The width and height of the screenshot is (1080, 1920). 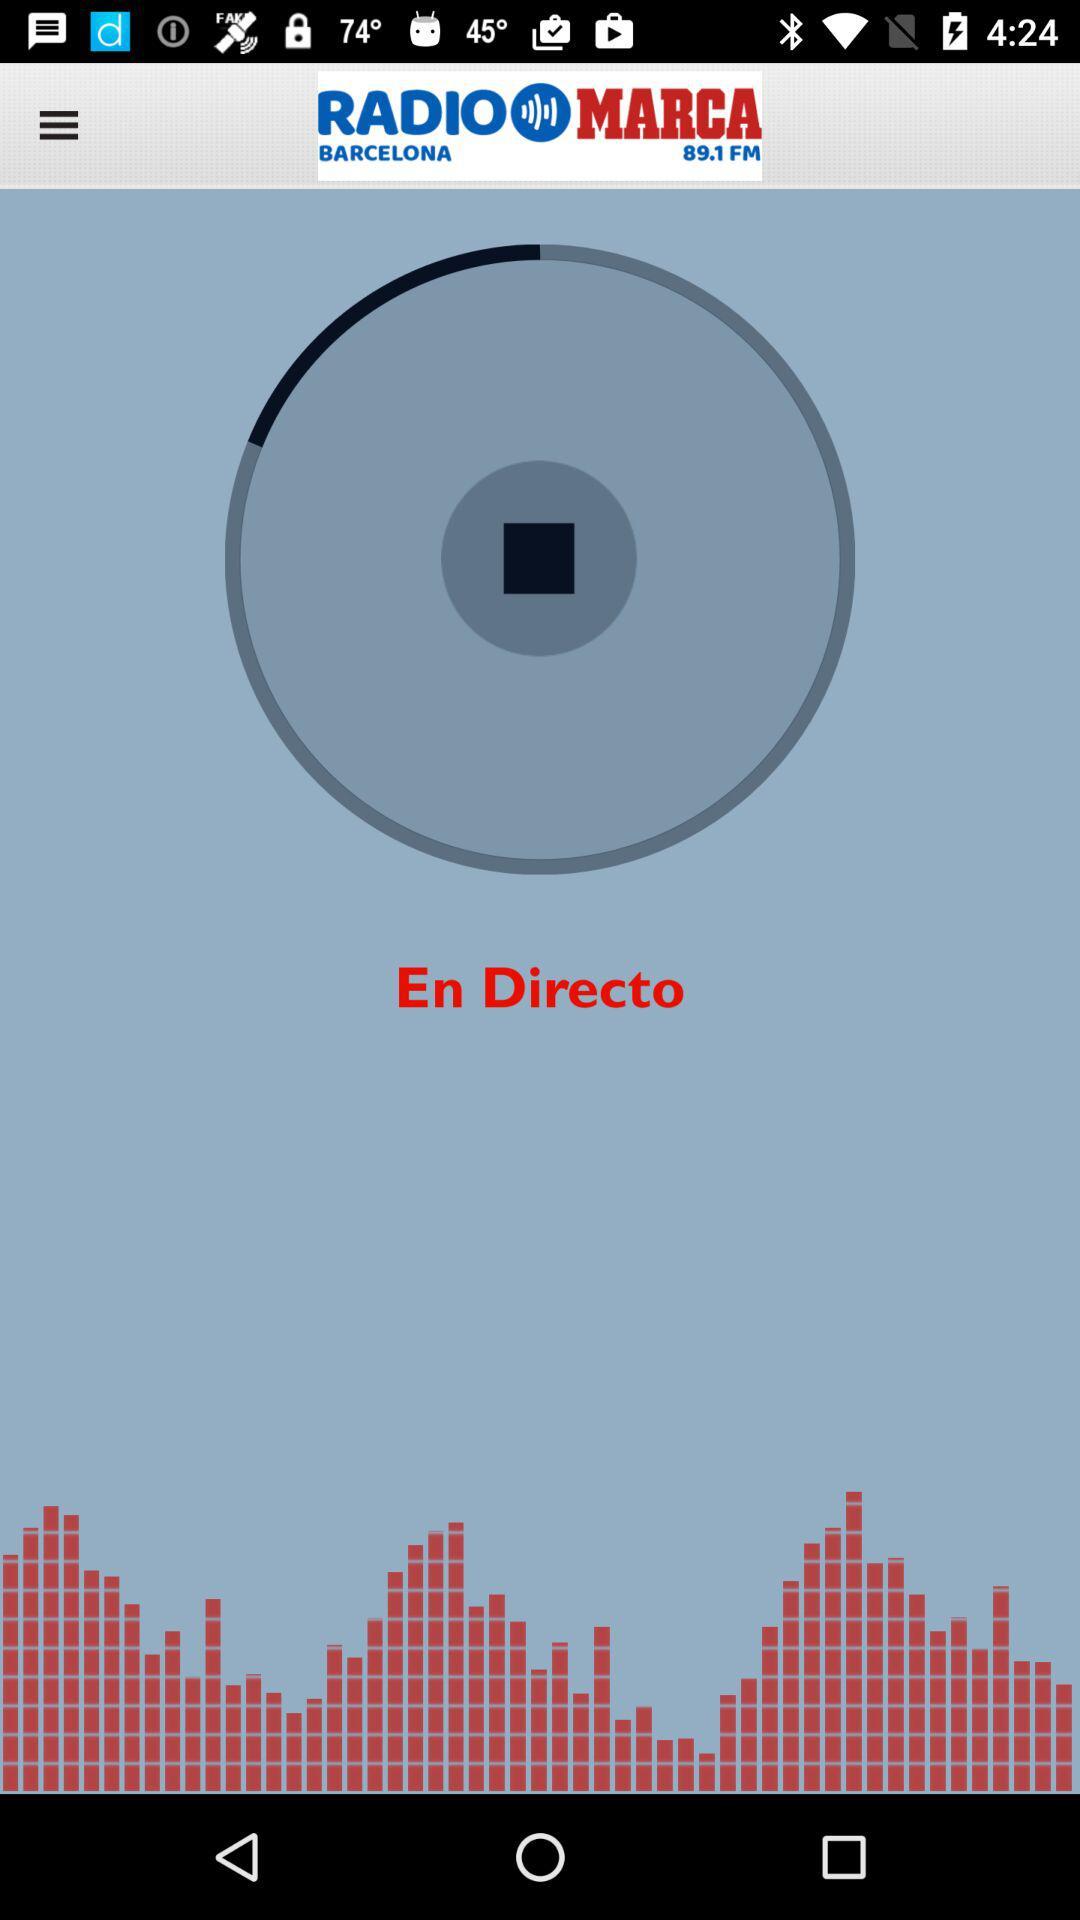 What do you see at coordinates (538, 559) in the screenshot?
I see `icon above en directo app` at bounding box center [538, 559].